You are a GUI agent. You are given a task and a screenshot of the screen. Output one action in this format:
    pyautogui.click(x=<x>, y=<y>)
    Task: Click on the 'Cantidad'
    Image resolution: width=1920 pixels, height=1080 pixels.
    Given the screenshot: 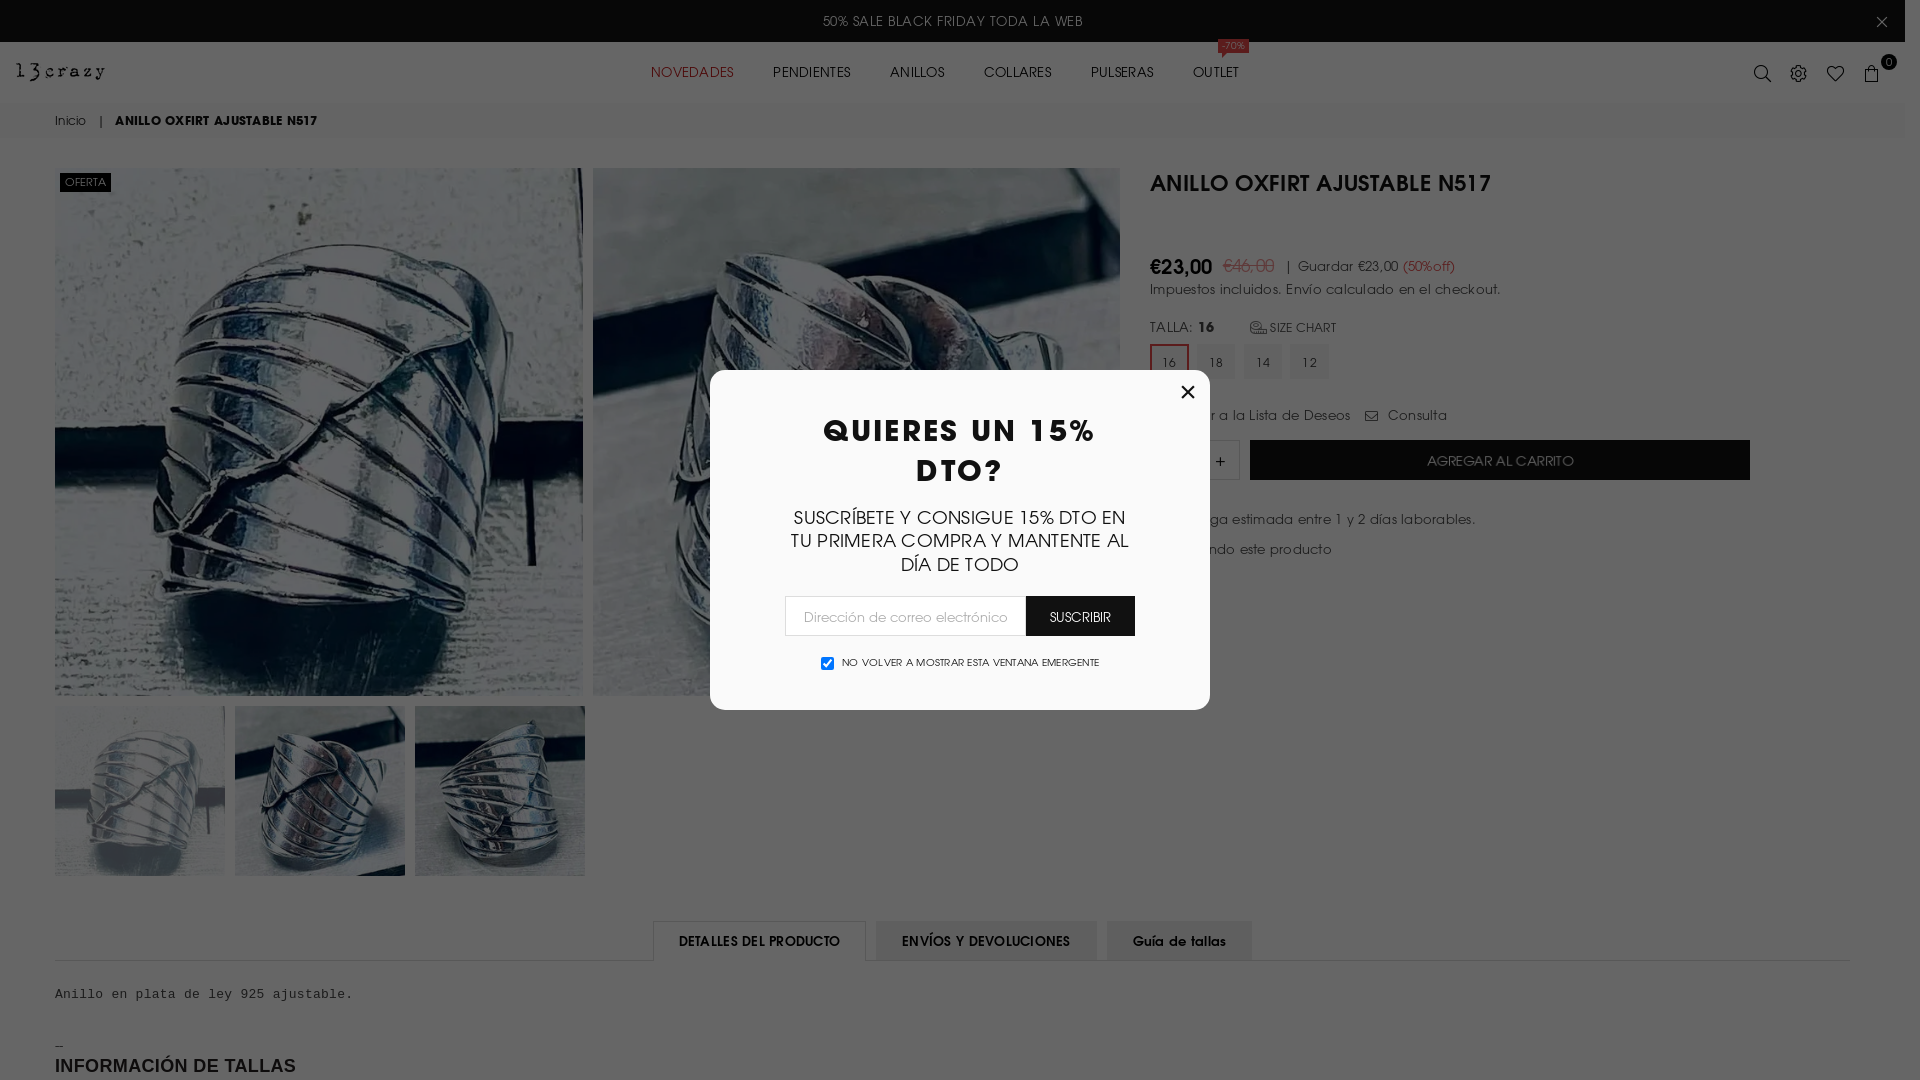 What is the action you would take?
    pyautogui.click(x=1195, y=459)
    